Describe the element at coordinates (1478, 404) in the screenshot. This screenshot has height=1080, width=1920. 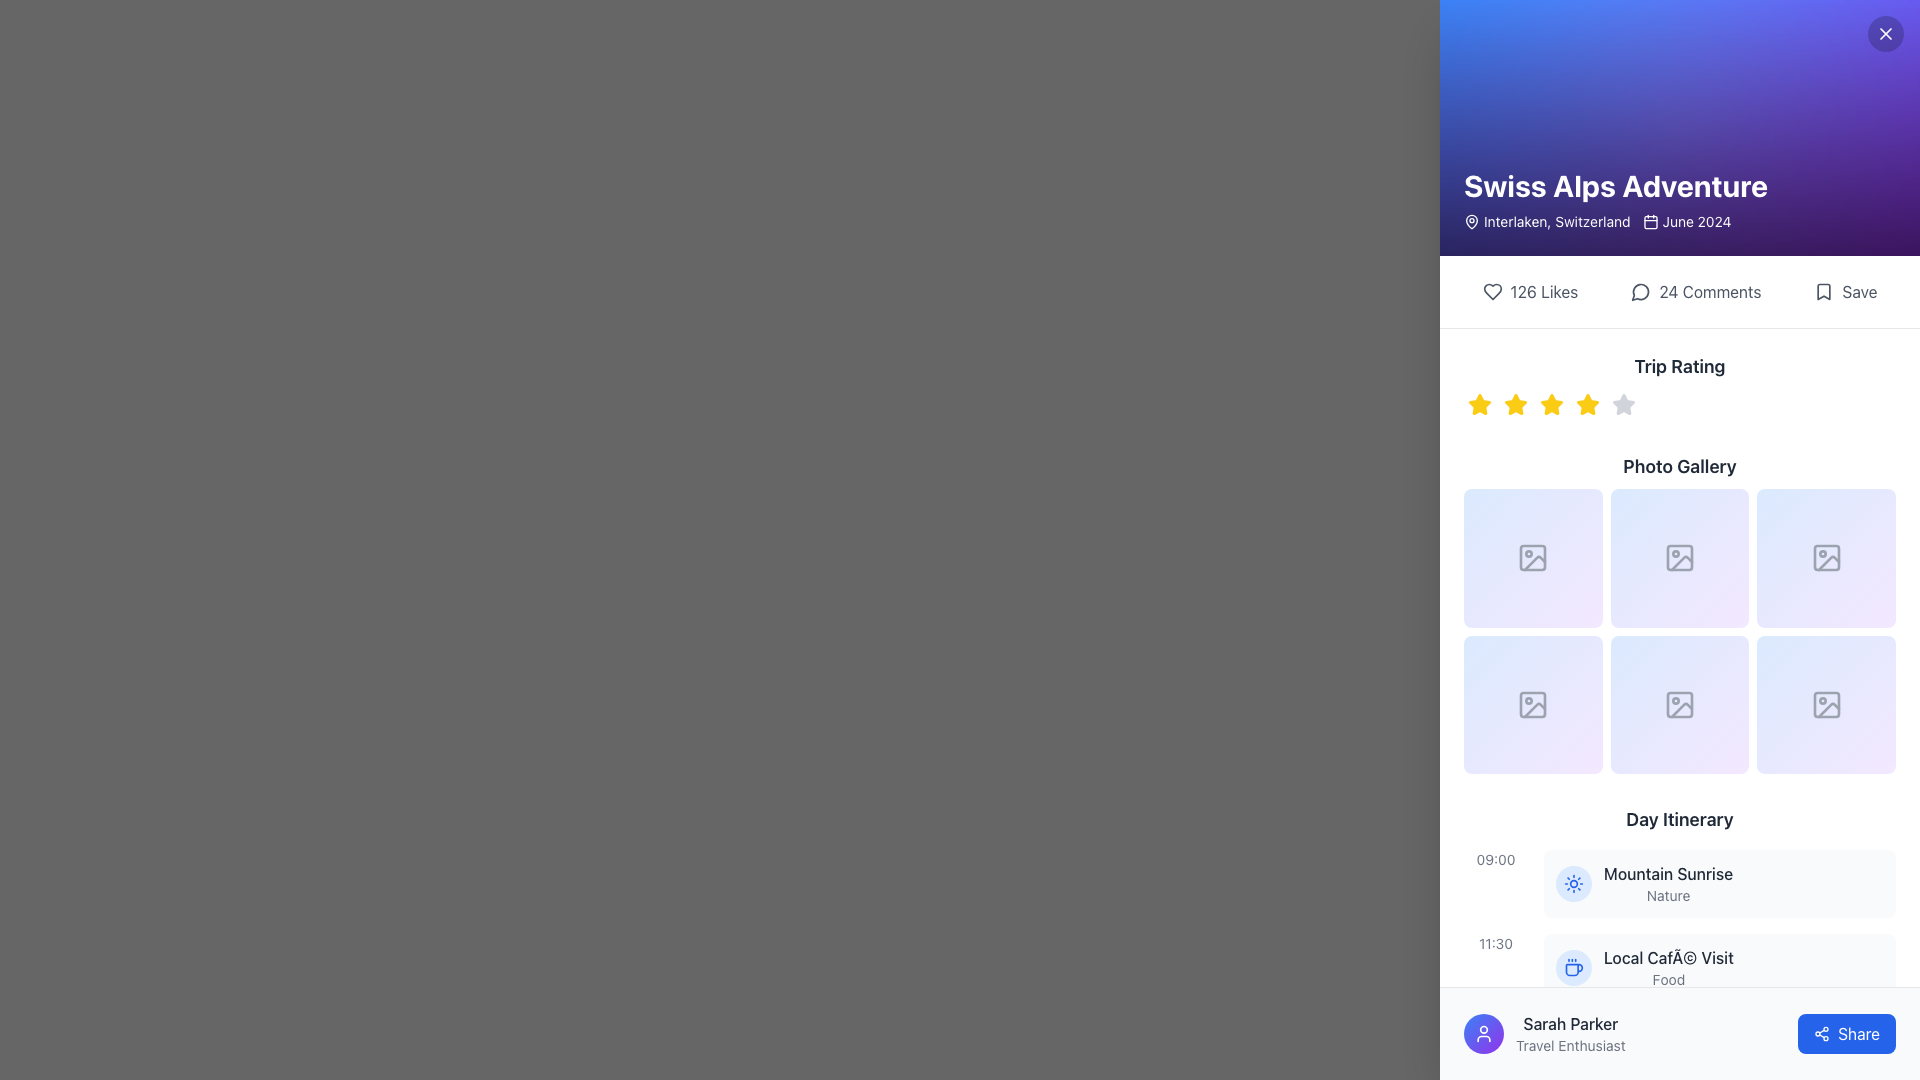
I see `the leftmost star in the rating system under the 'Trip Rating' heading` at that location.